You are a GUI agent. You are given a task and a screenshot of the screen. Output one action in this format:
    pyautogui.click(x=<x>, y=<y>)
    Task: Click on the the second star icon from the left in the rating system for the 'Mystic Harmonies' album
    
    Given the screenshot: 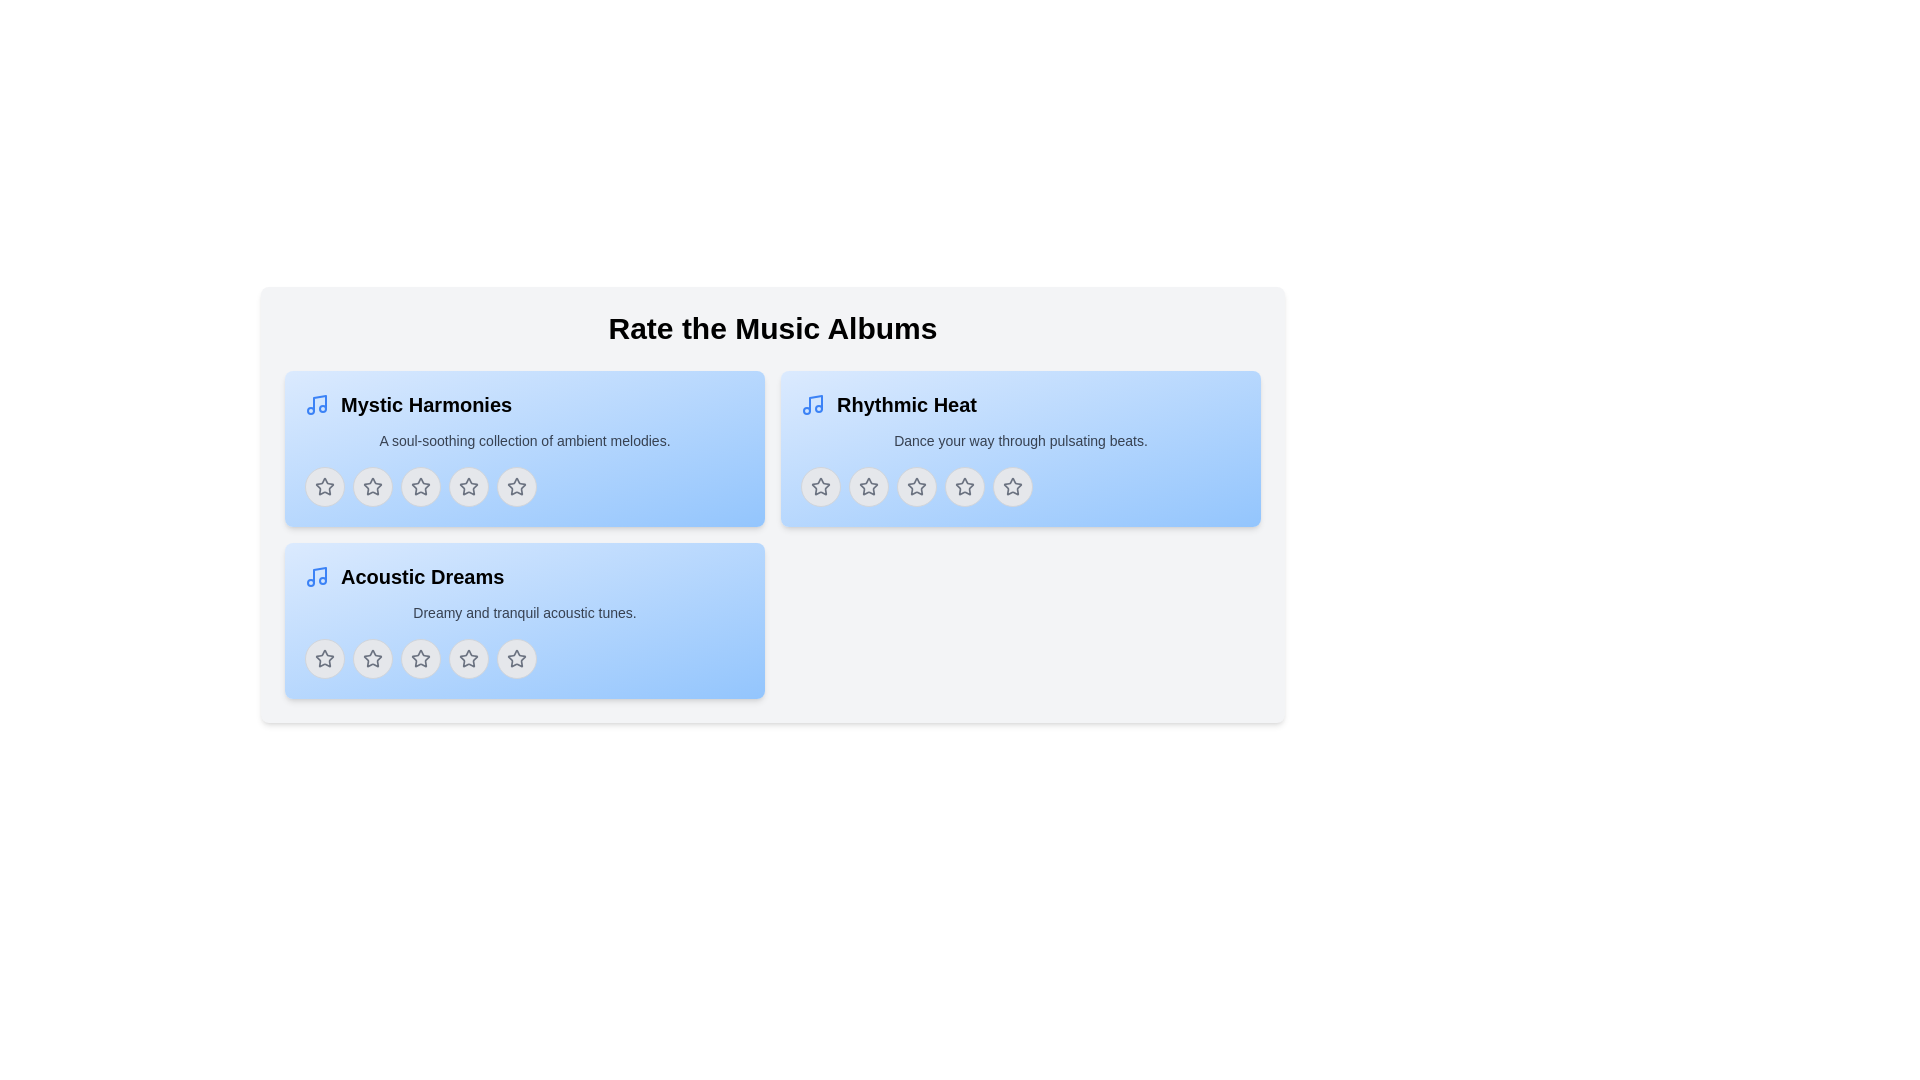 What is the action you would take?
    pyautogui.click(x=420, y=486)
    